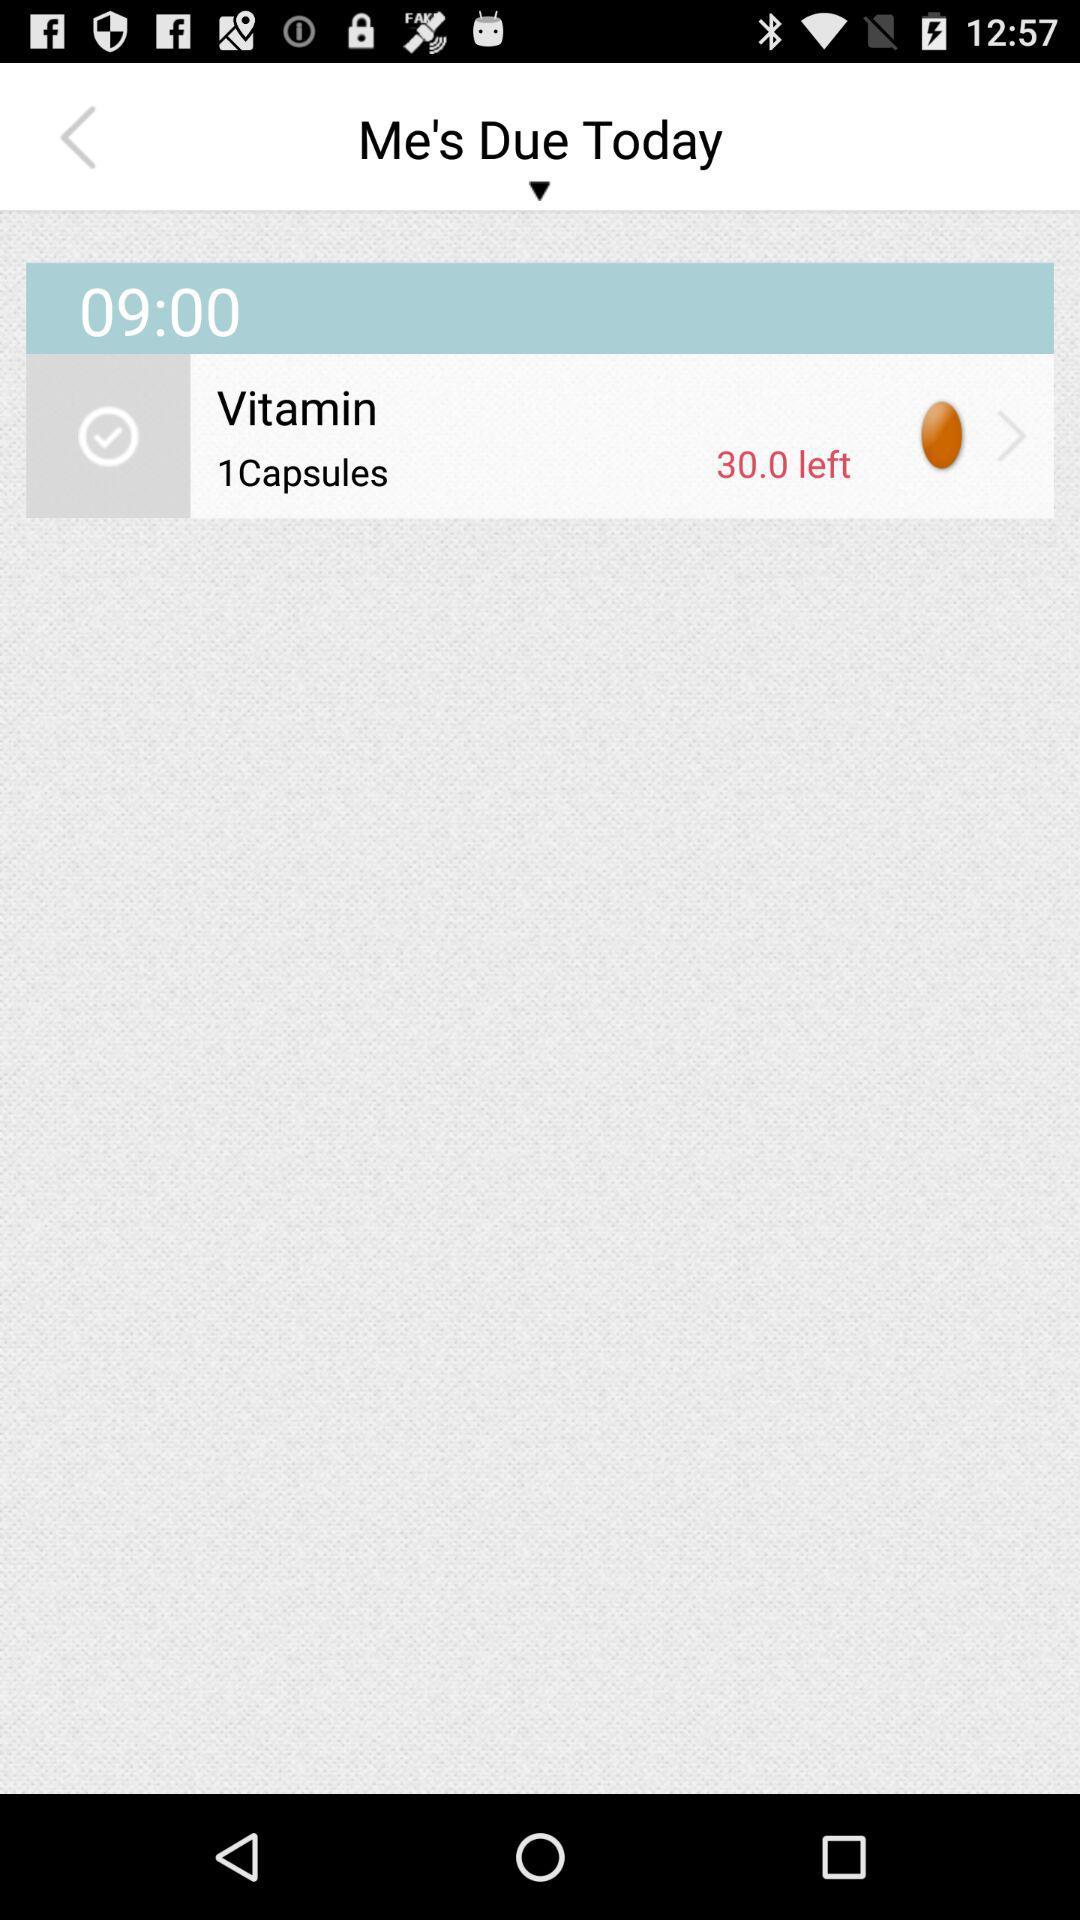 The width and height of the screenshot is (1080, 1920). Describe the element at coordinates (1011, 434) in the screenshot. I see `item below the 09:00 app` at that location.